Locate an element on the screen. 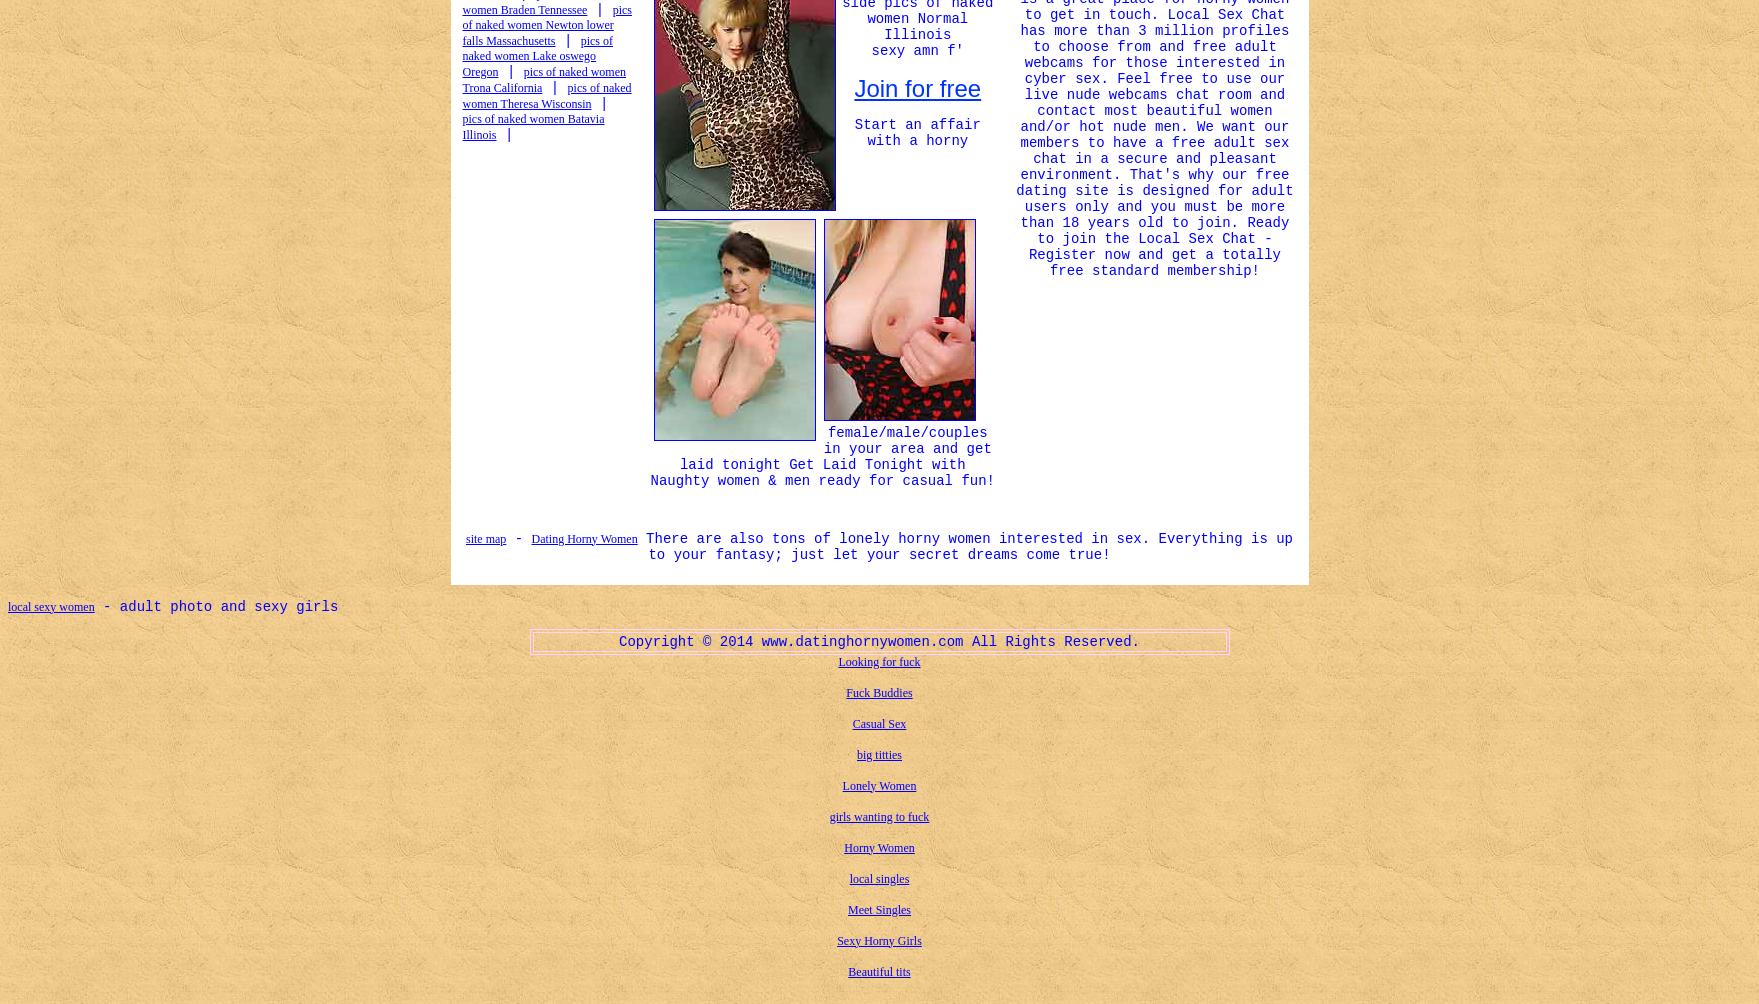  'Sexy Horny Girls' is located at coordinates (836, 939).